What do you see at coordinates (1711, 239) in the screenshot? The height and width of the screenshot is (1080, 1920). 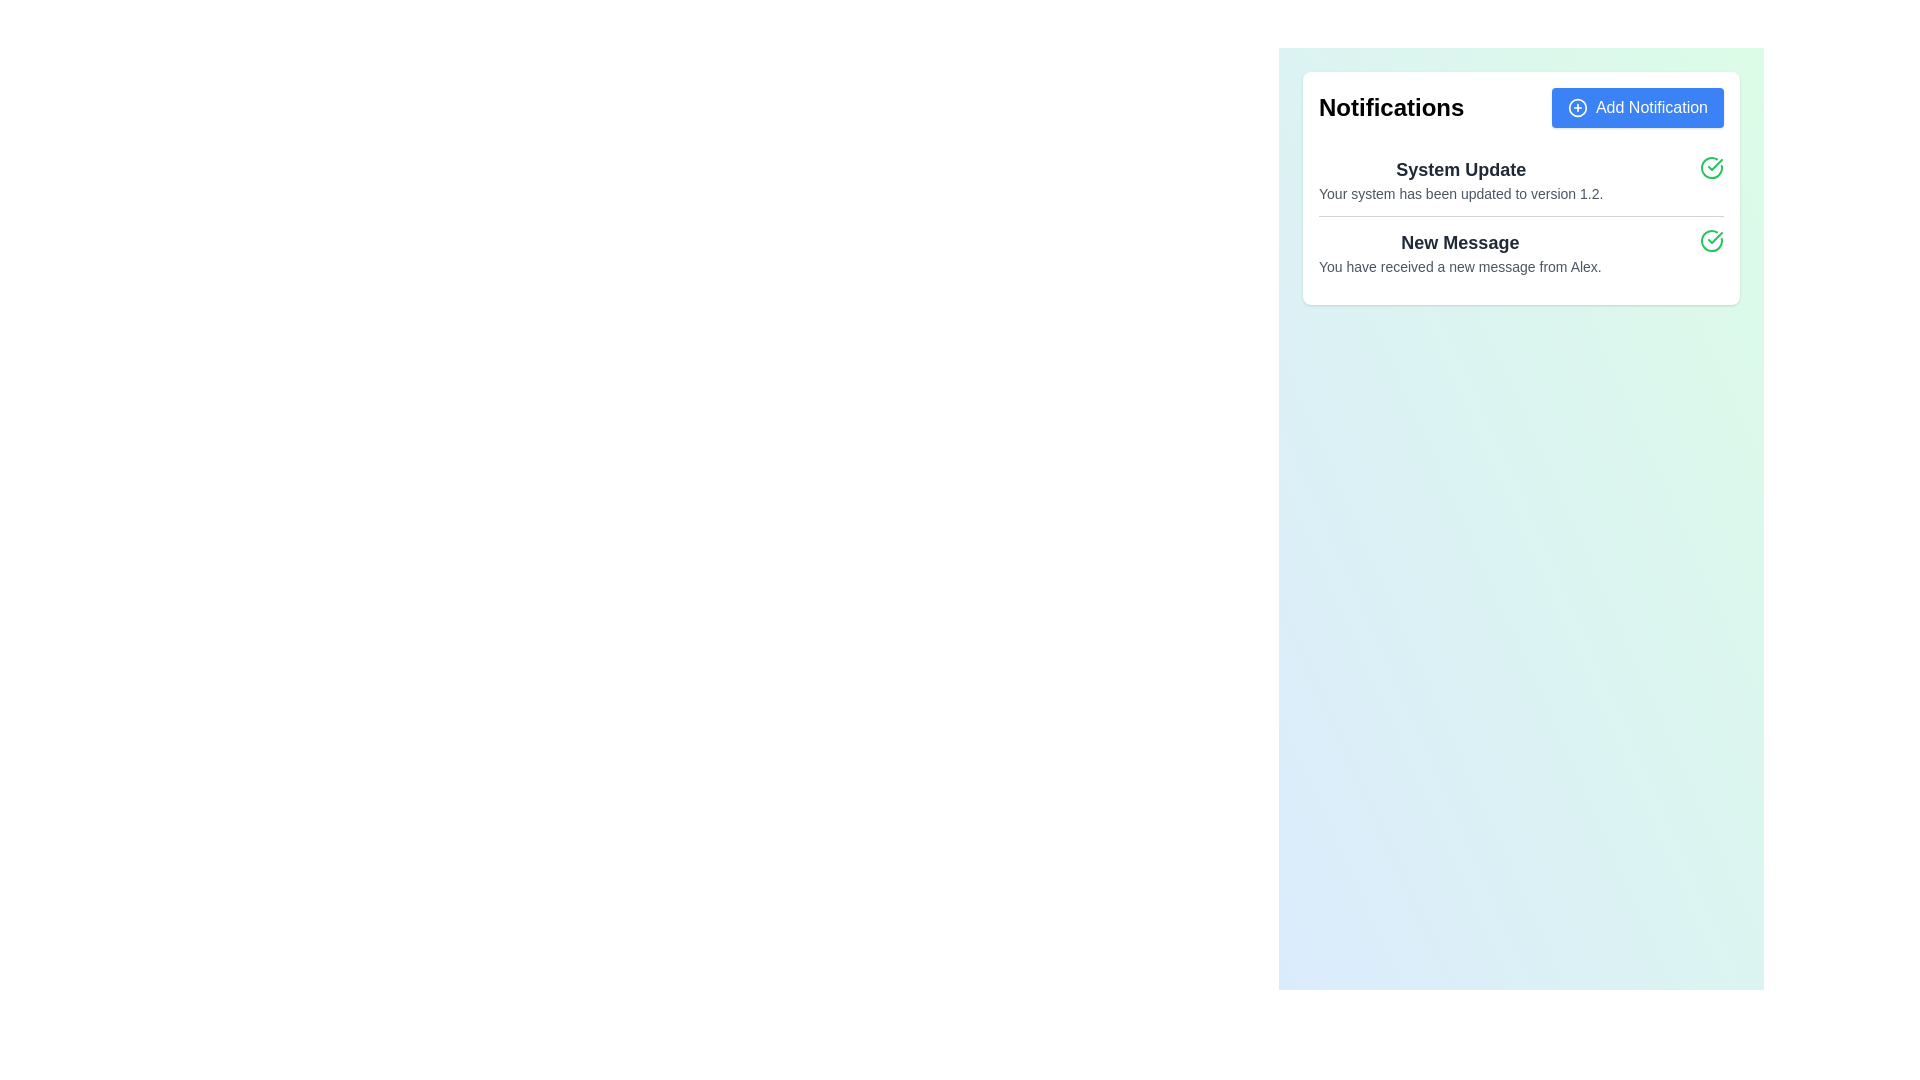 I see `the confirmation icon located at the far-right side of the 'New Message' notification row to acknowledge the notification` at bounding box center [1711, 239].